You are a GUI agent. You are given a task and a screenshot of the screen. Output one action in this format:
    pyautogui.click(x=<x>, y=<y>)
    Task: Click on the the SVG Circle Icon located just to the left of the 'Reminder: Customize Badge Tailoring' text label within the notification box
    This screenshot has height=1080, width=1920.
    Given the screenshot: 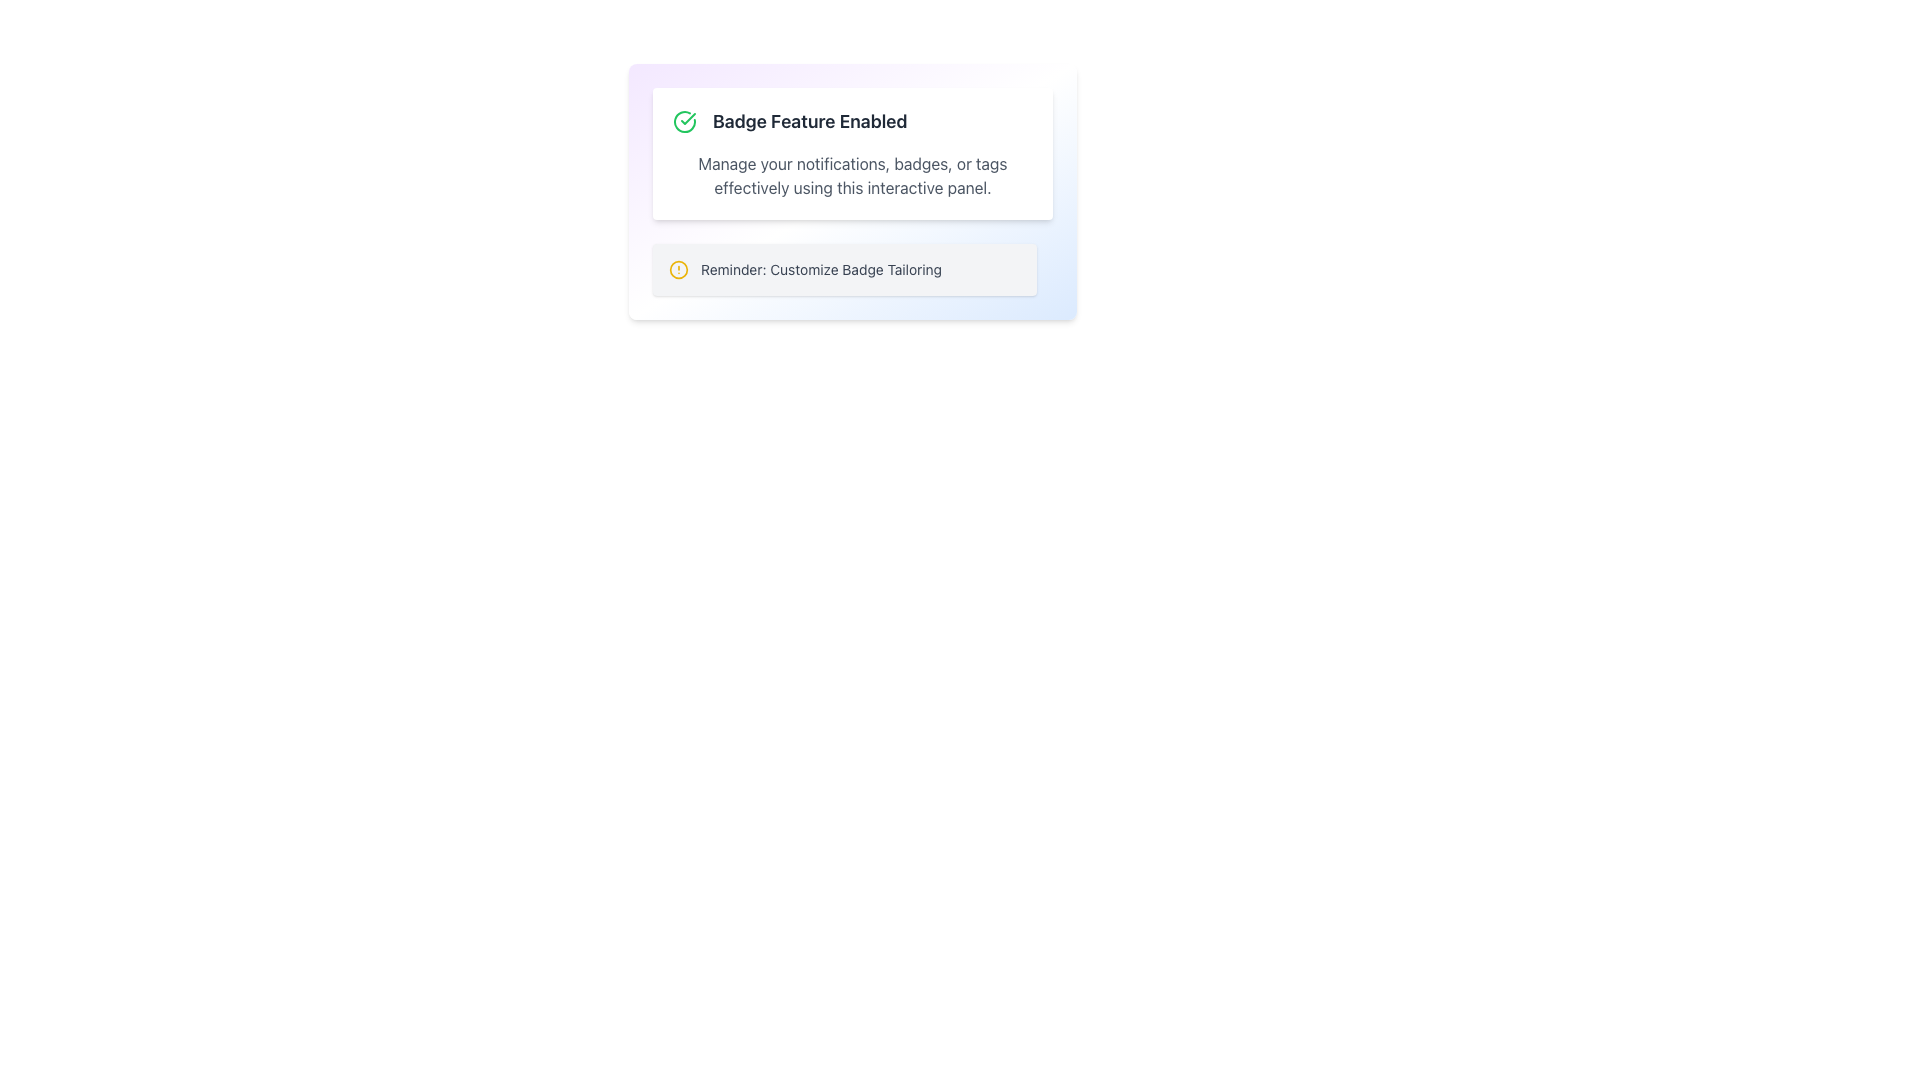 What is the action you would take?
    pyautogui.click(x=678, y=270)
    